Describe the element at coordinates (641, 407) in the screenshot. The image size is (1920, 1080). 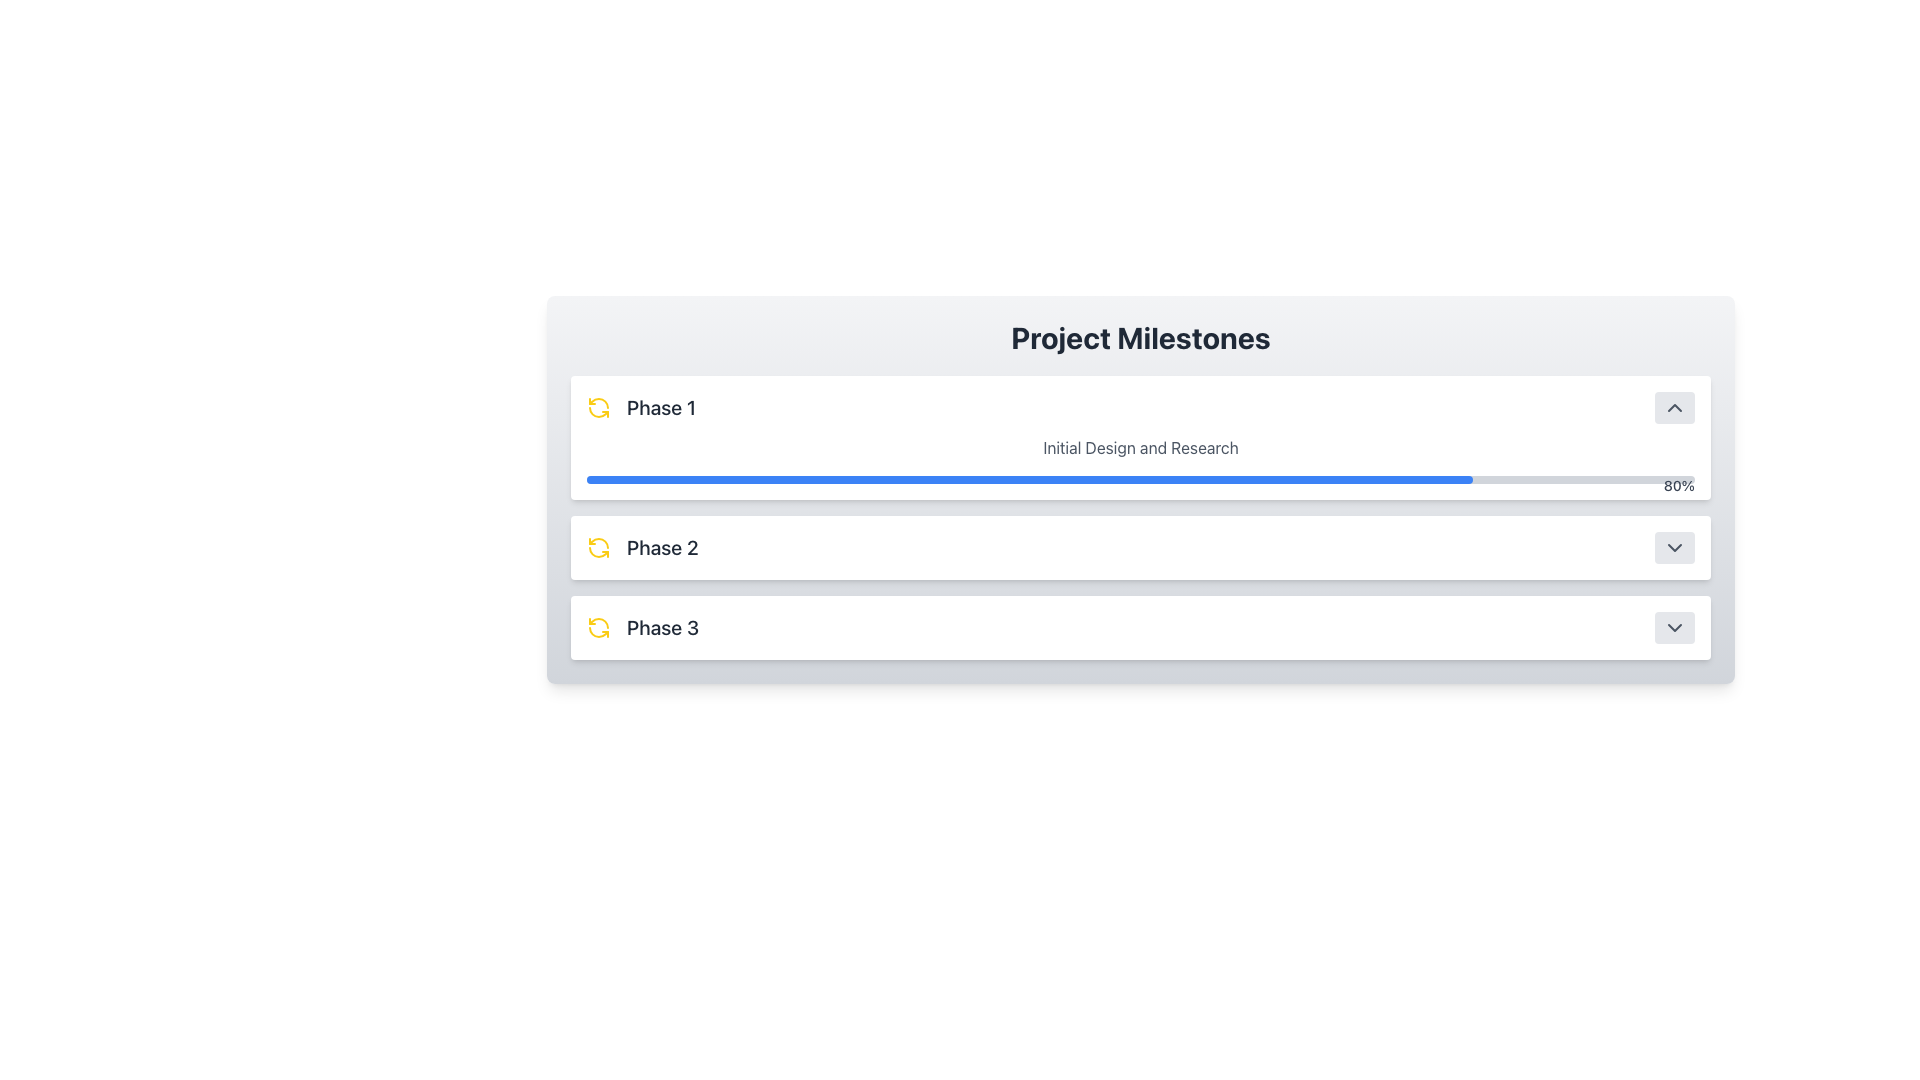
I see `the 'Phase 1' text label with an icon, which is positioned at the top of the vertical list of project phases` at that location.